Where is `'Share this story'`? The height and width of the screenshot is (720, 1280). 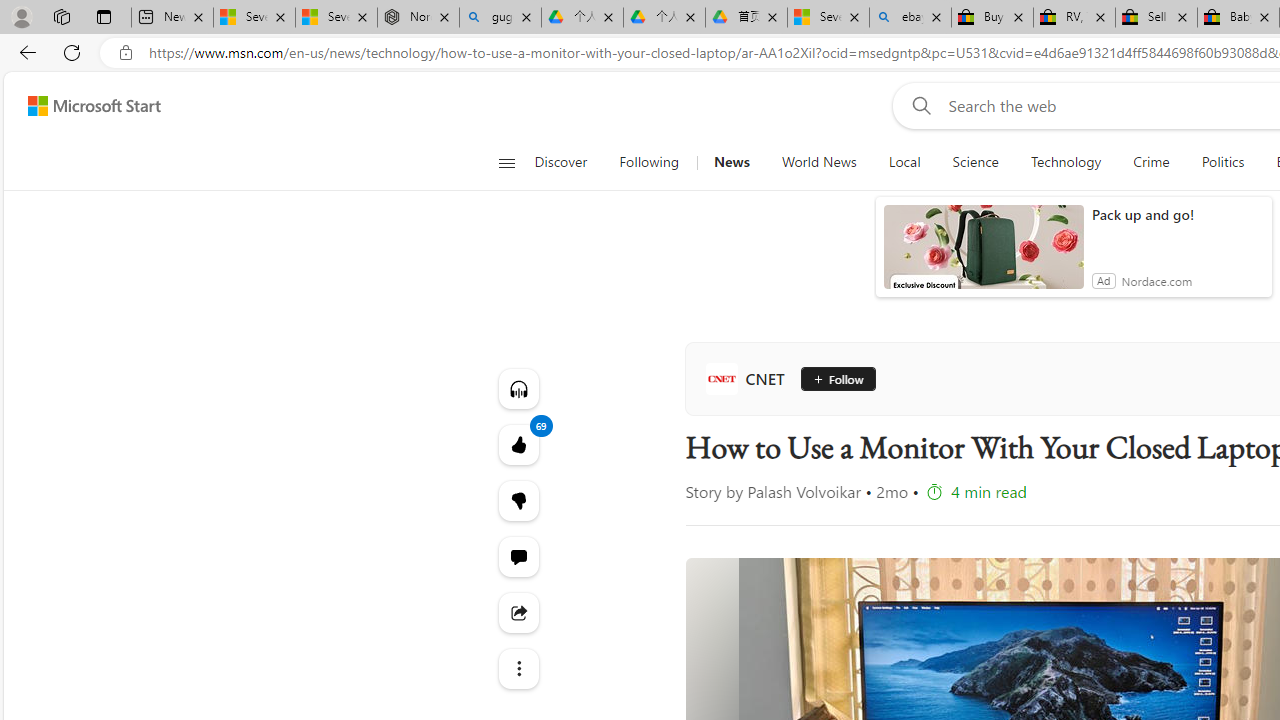 'Share this story' is located at coordinates (518, 612).